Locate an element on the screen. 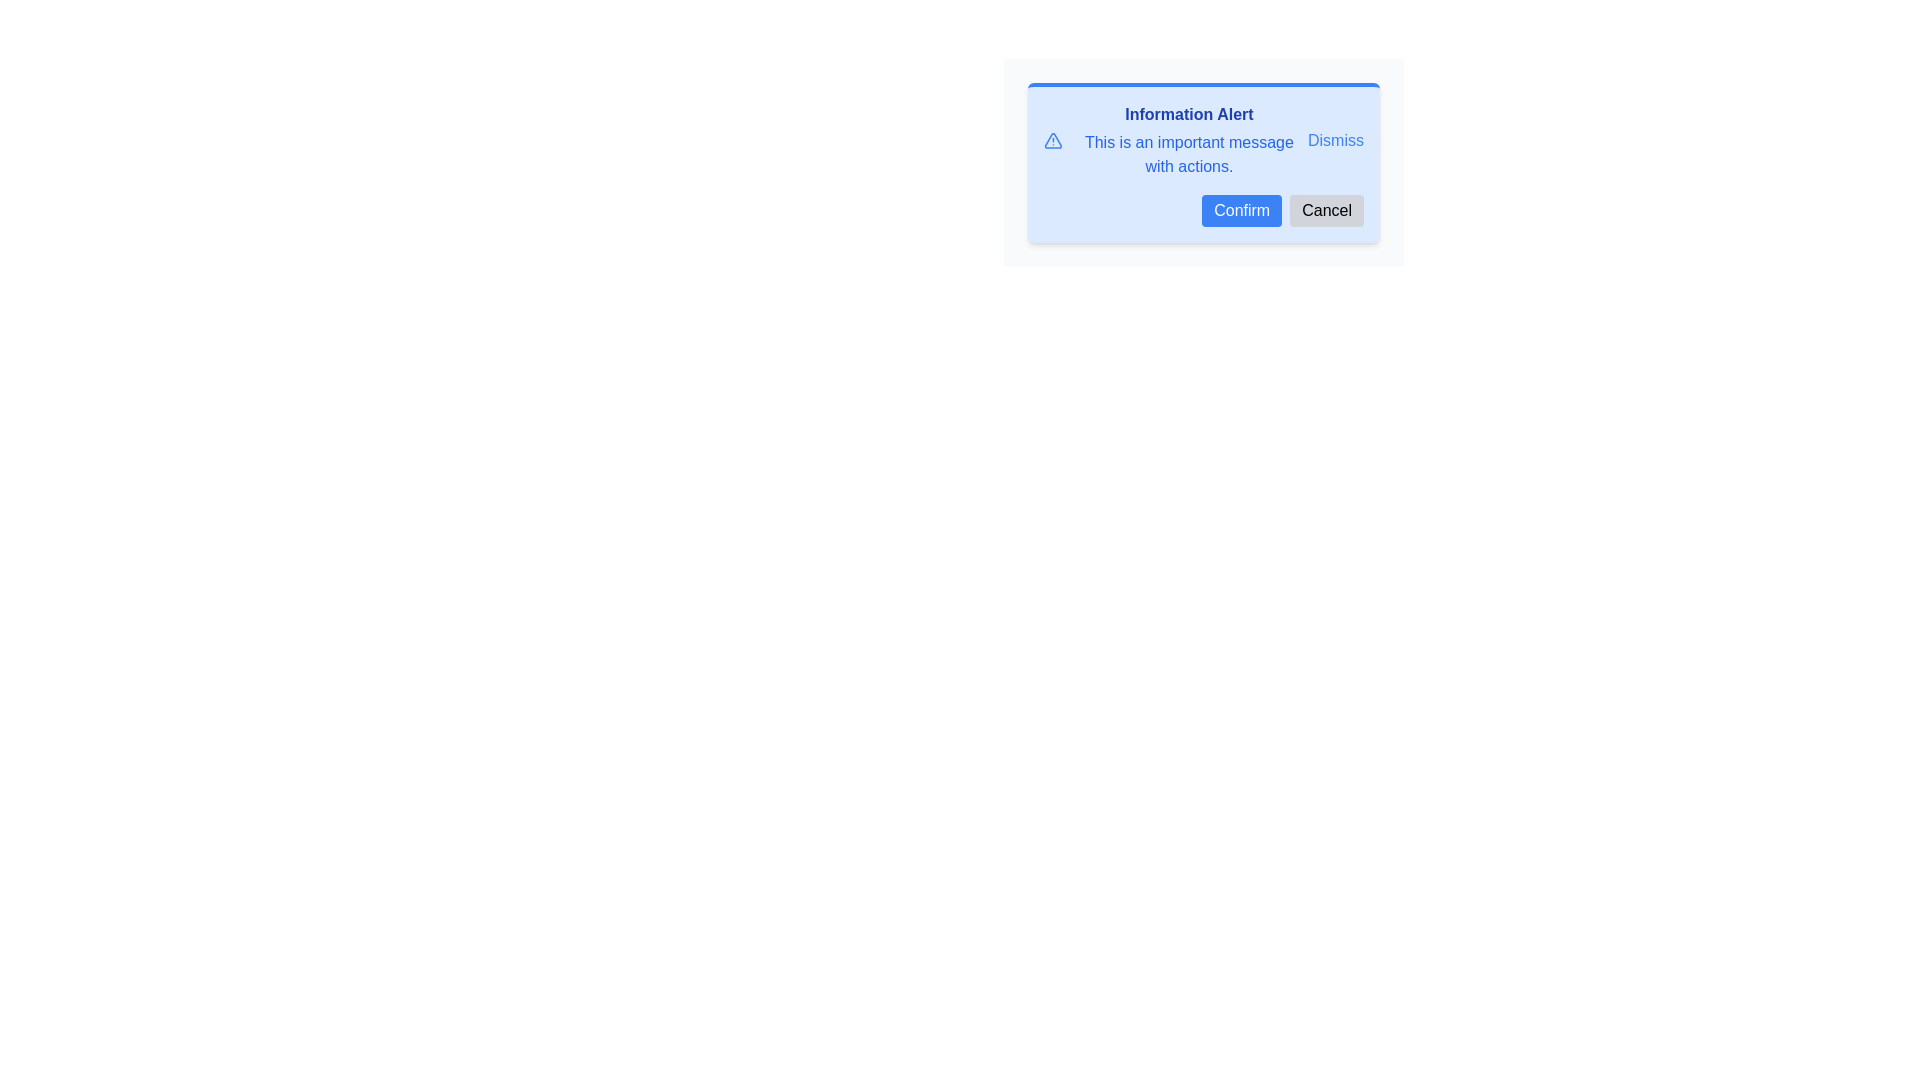  the title text label of the dialog box, which provides a brief summary of the message displayed is located at coordinates (1189, 115).